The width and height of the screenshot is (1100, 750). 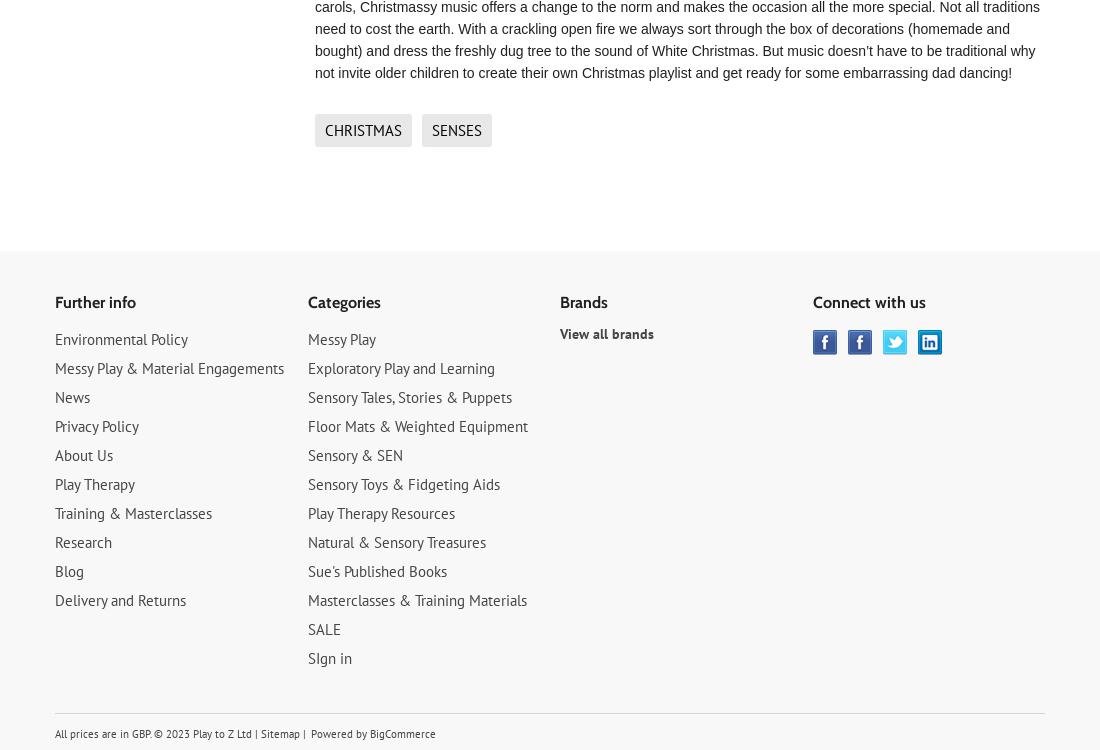 What do you see at coordinates (84, 454) in the screenshot?
I see `'About Us'` at bounding box center [84, 454].